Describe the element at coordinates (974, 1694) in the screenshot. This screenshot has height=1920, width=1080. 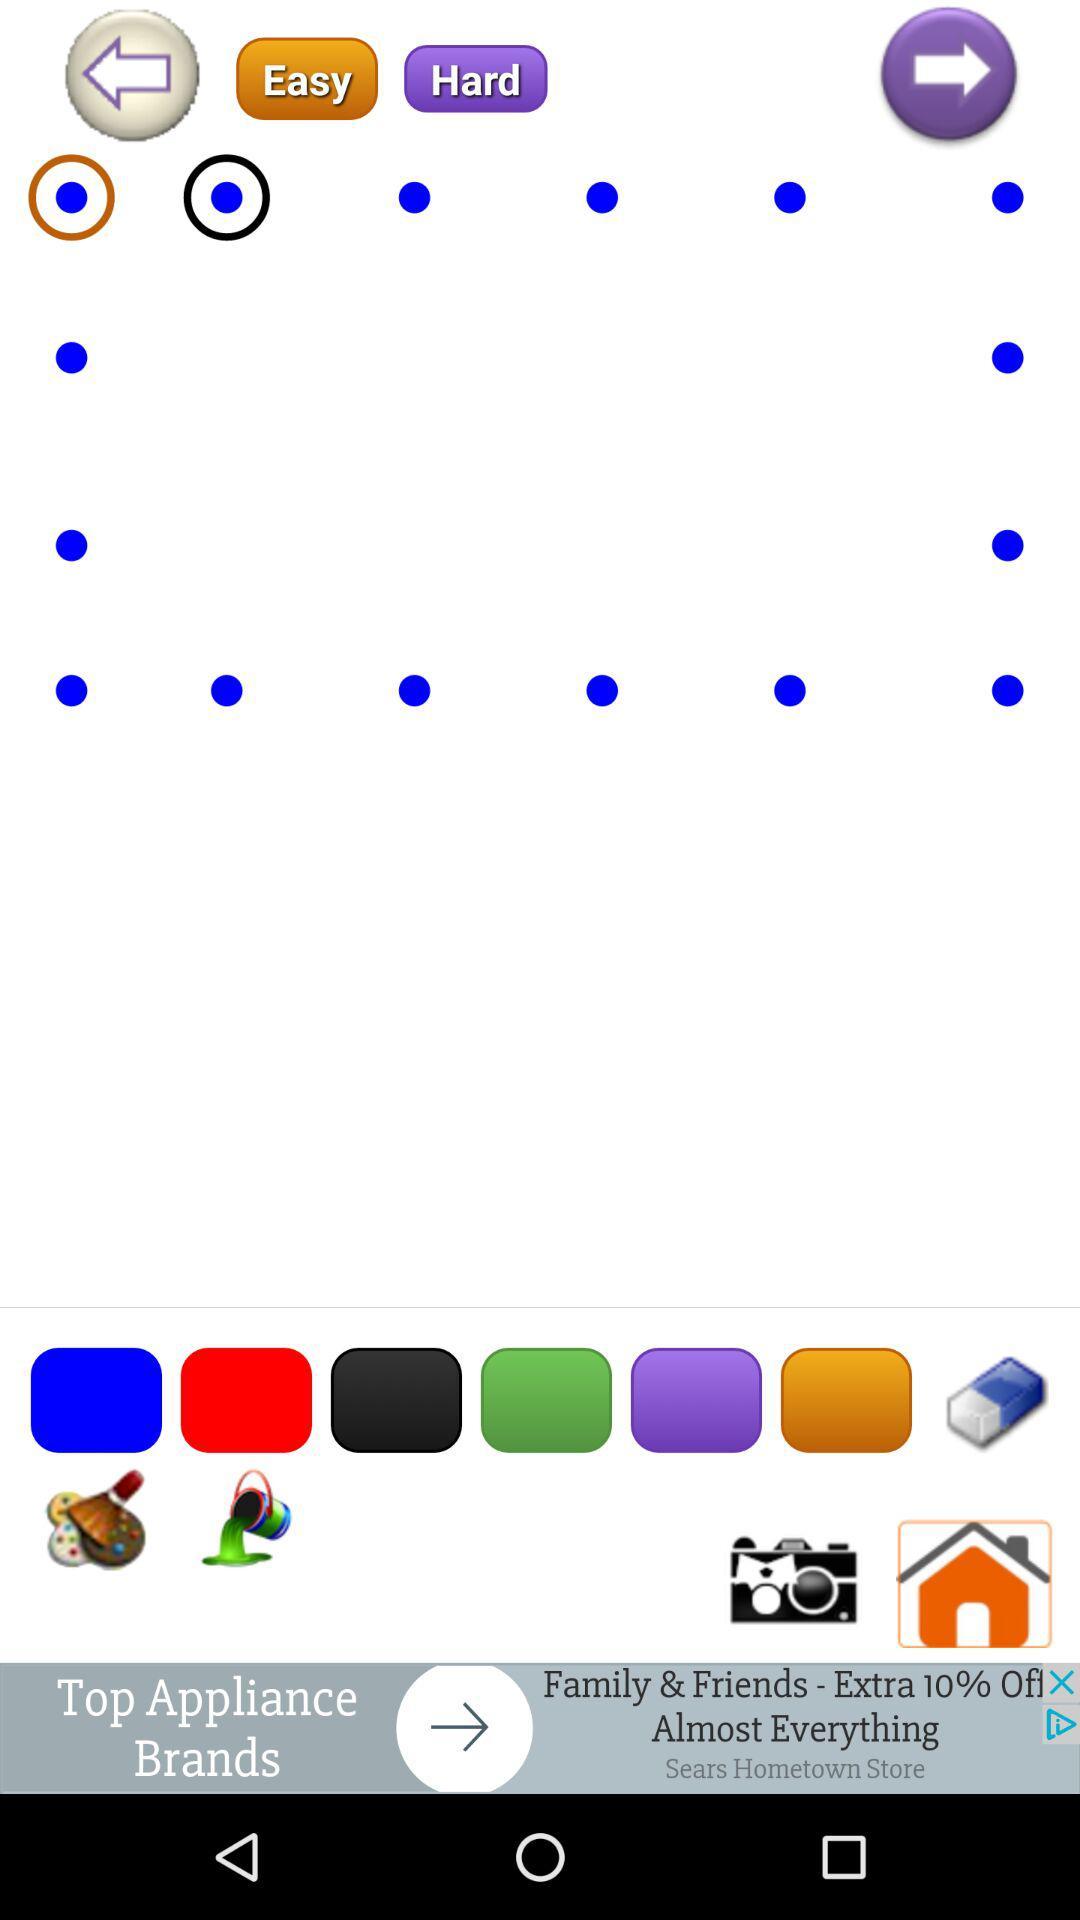
I see `the home icon` at that location.